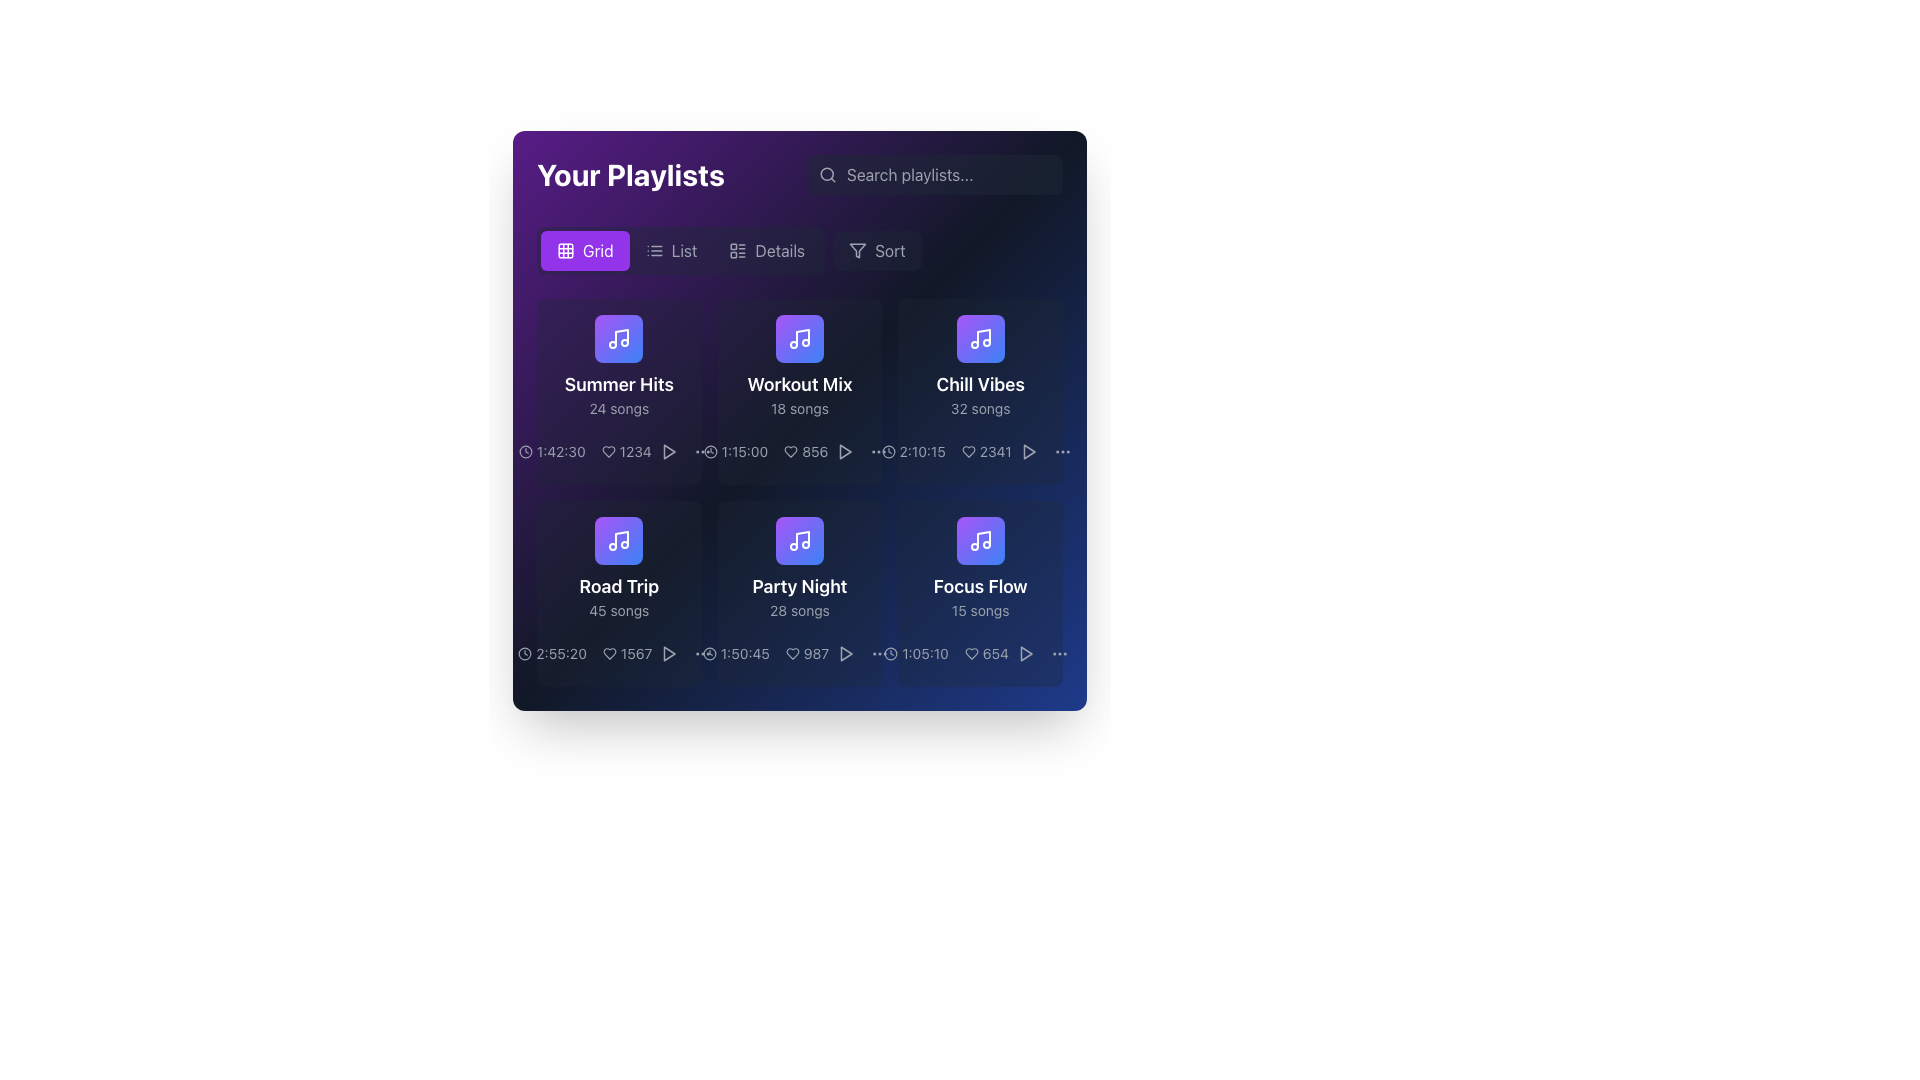 This screenshot has height=1080, width=1920. What do you see at coordinates (618, 585) in the screenshot?
I see `title text of the 'Road Trip' playlist located in the 'Your Playlists' section, specifically in the second row and first column` at bounding box center [618, 585].